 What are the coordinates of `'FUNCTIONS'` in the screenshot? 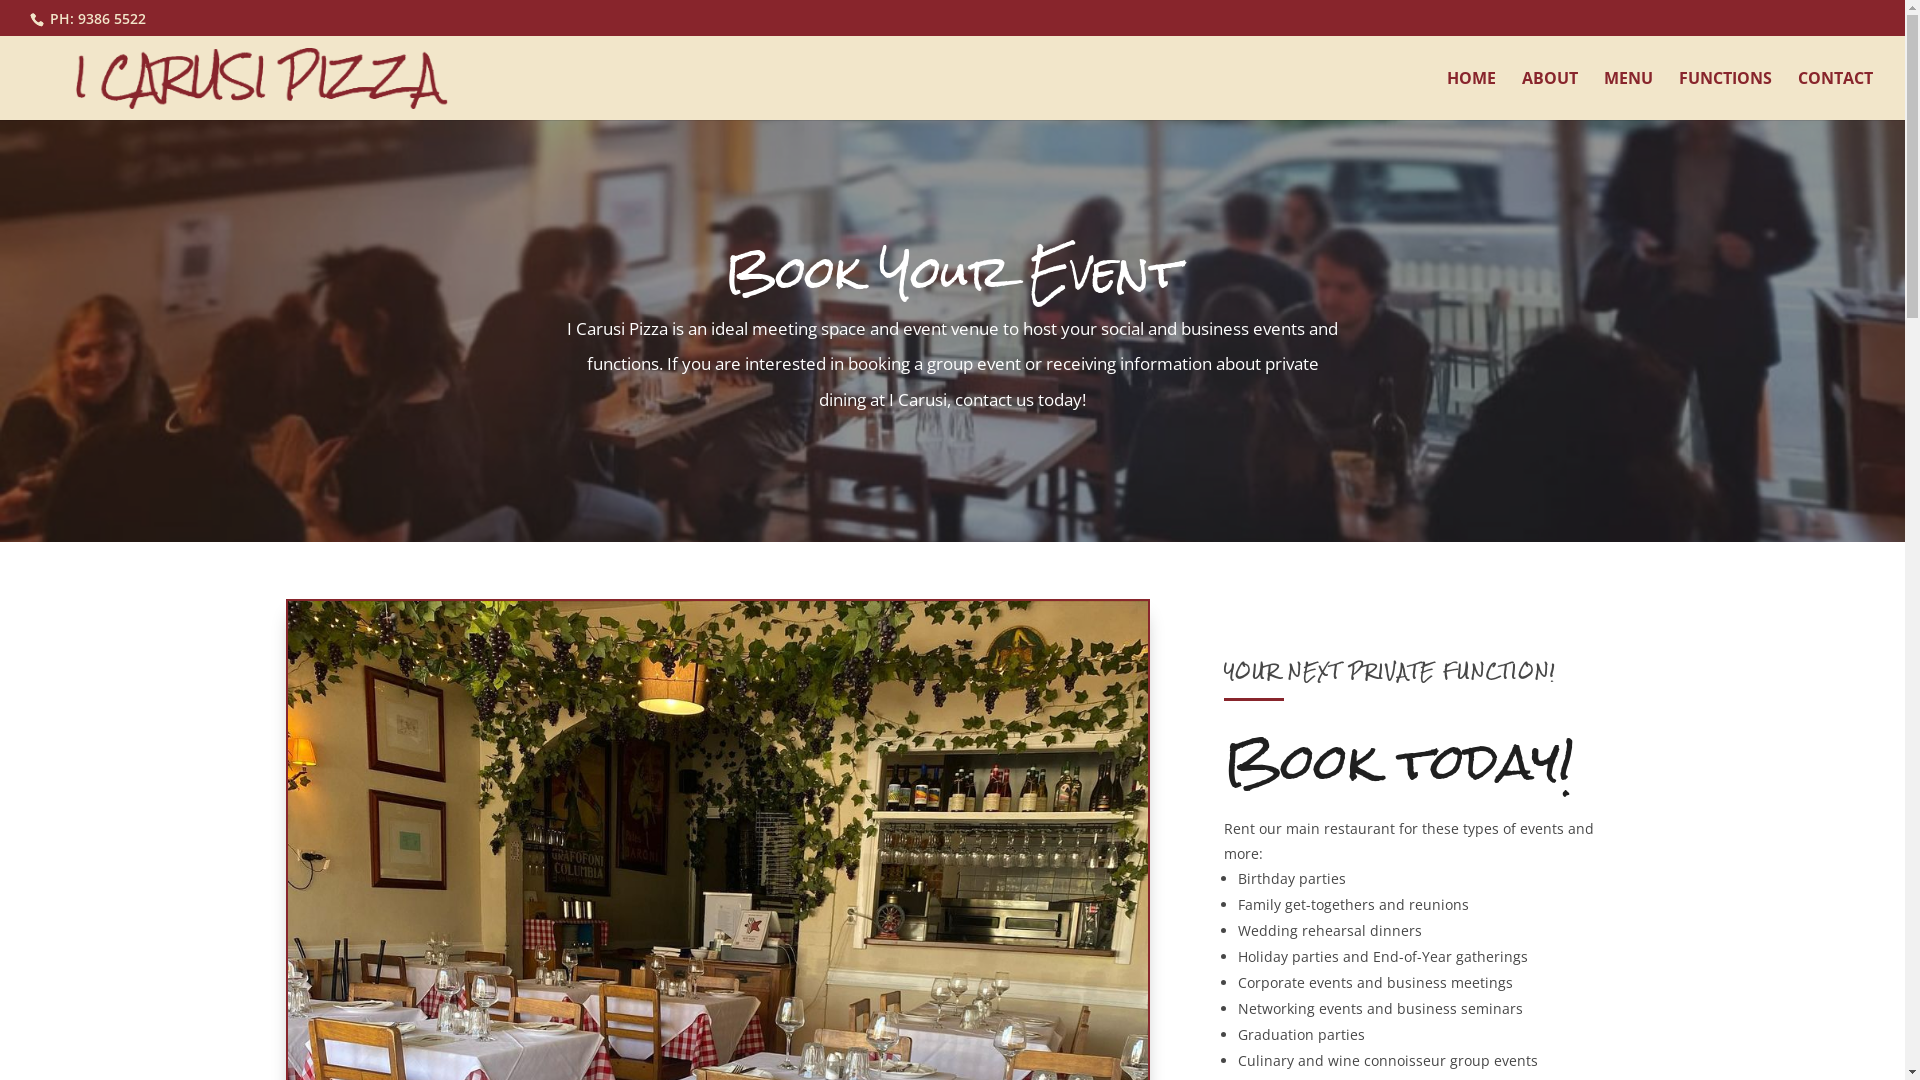 It's located at (1724, 95).